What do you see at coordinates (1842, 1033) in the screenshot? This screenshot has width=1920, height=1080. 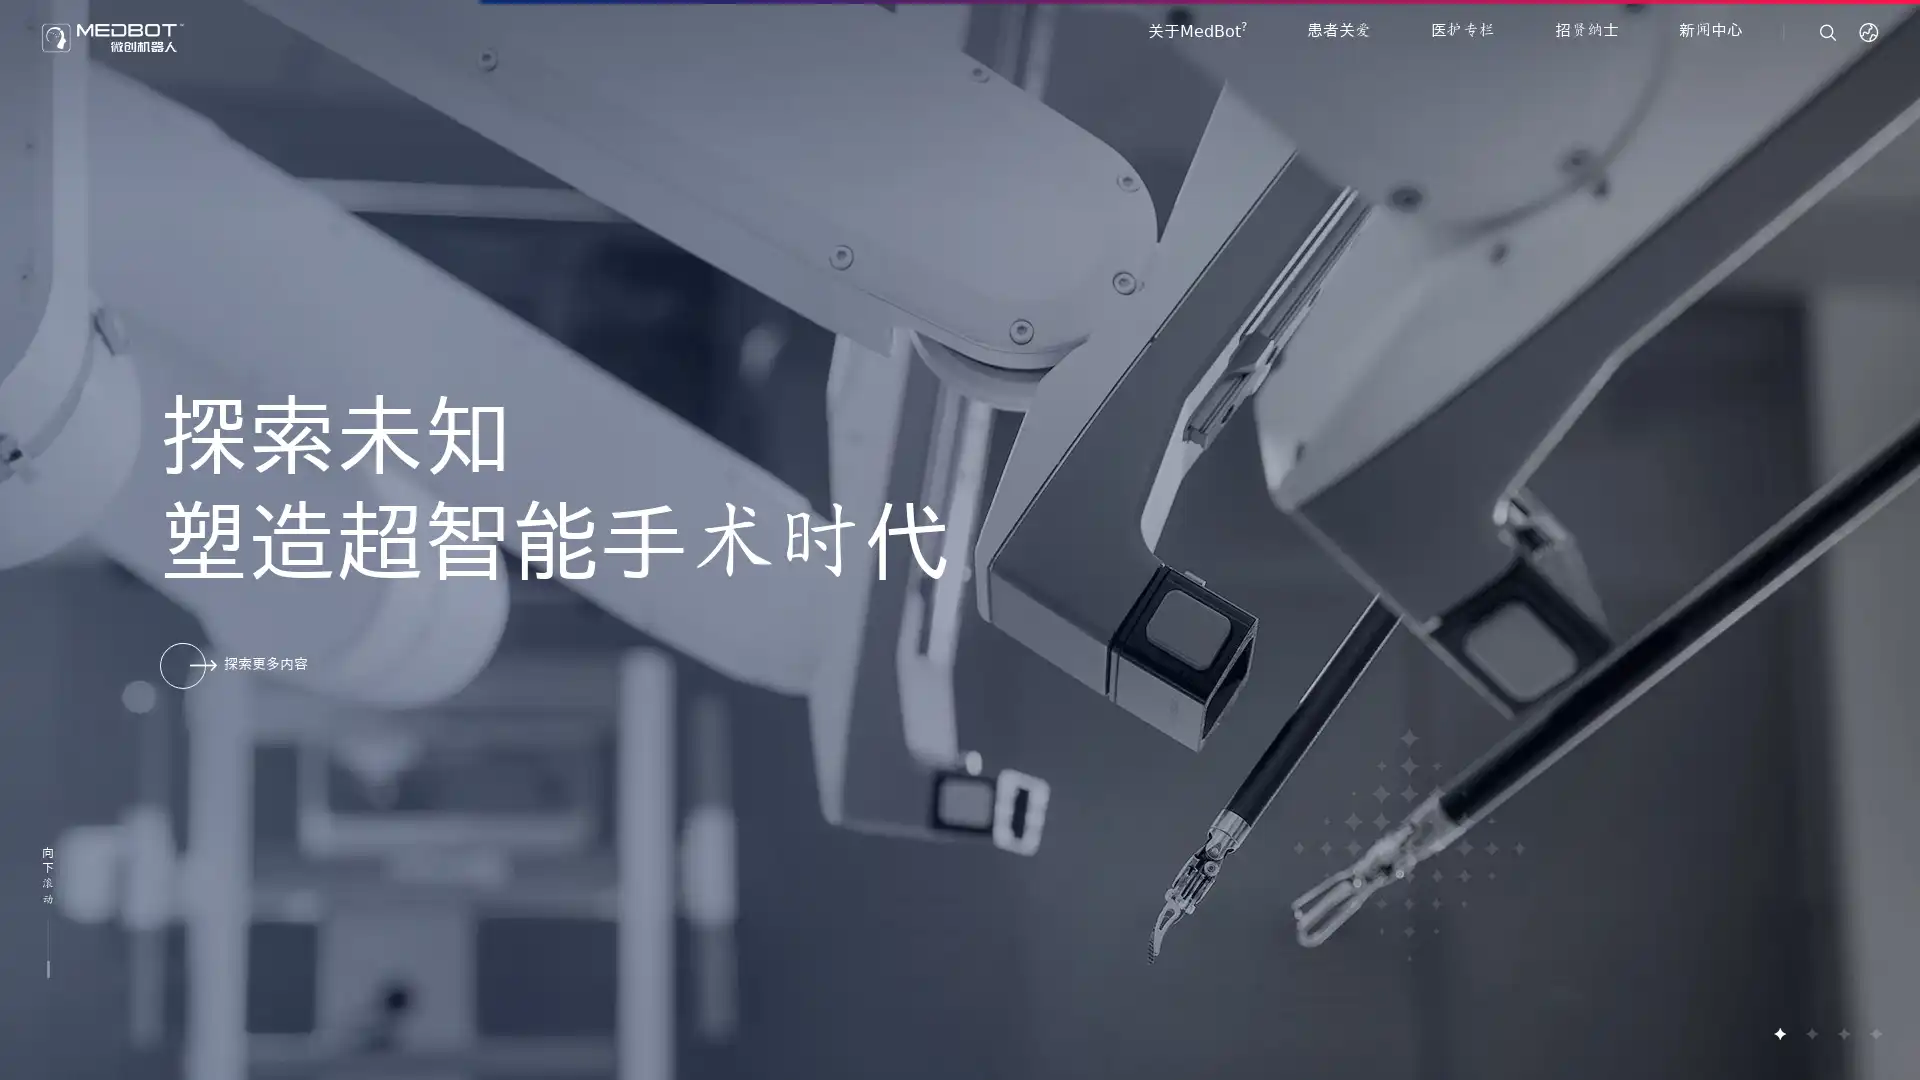 I see `Go to slide 3` at bounding box center [1842, 1033].